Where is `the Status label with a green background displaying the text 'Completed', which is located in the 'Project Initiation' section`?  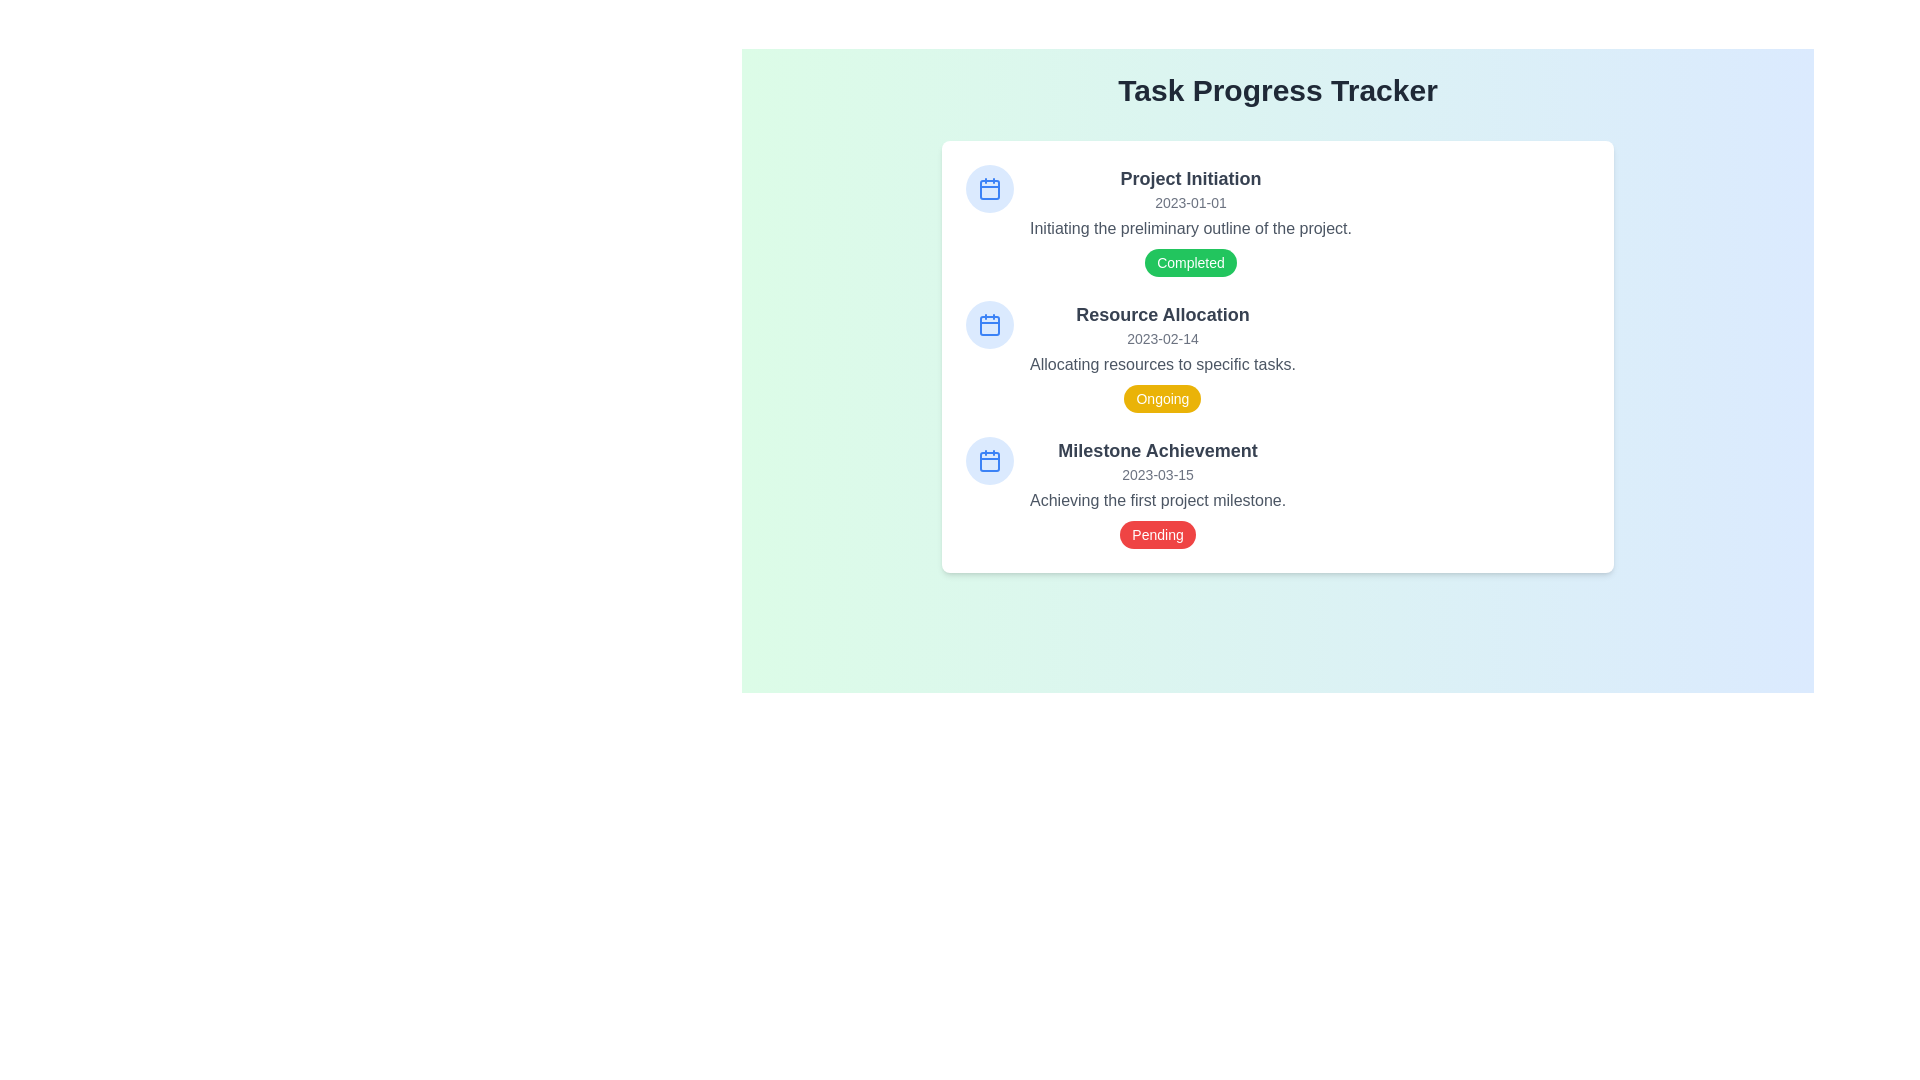 the Status label with a green background displaying the text 'Completed', which is located in the 'Project Initiation' section is located at coordinates (1190, 261).